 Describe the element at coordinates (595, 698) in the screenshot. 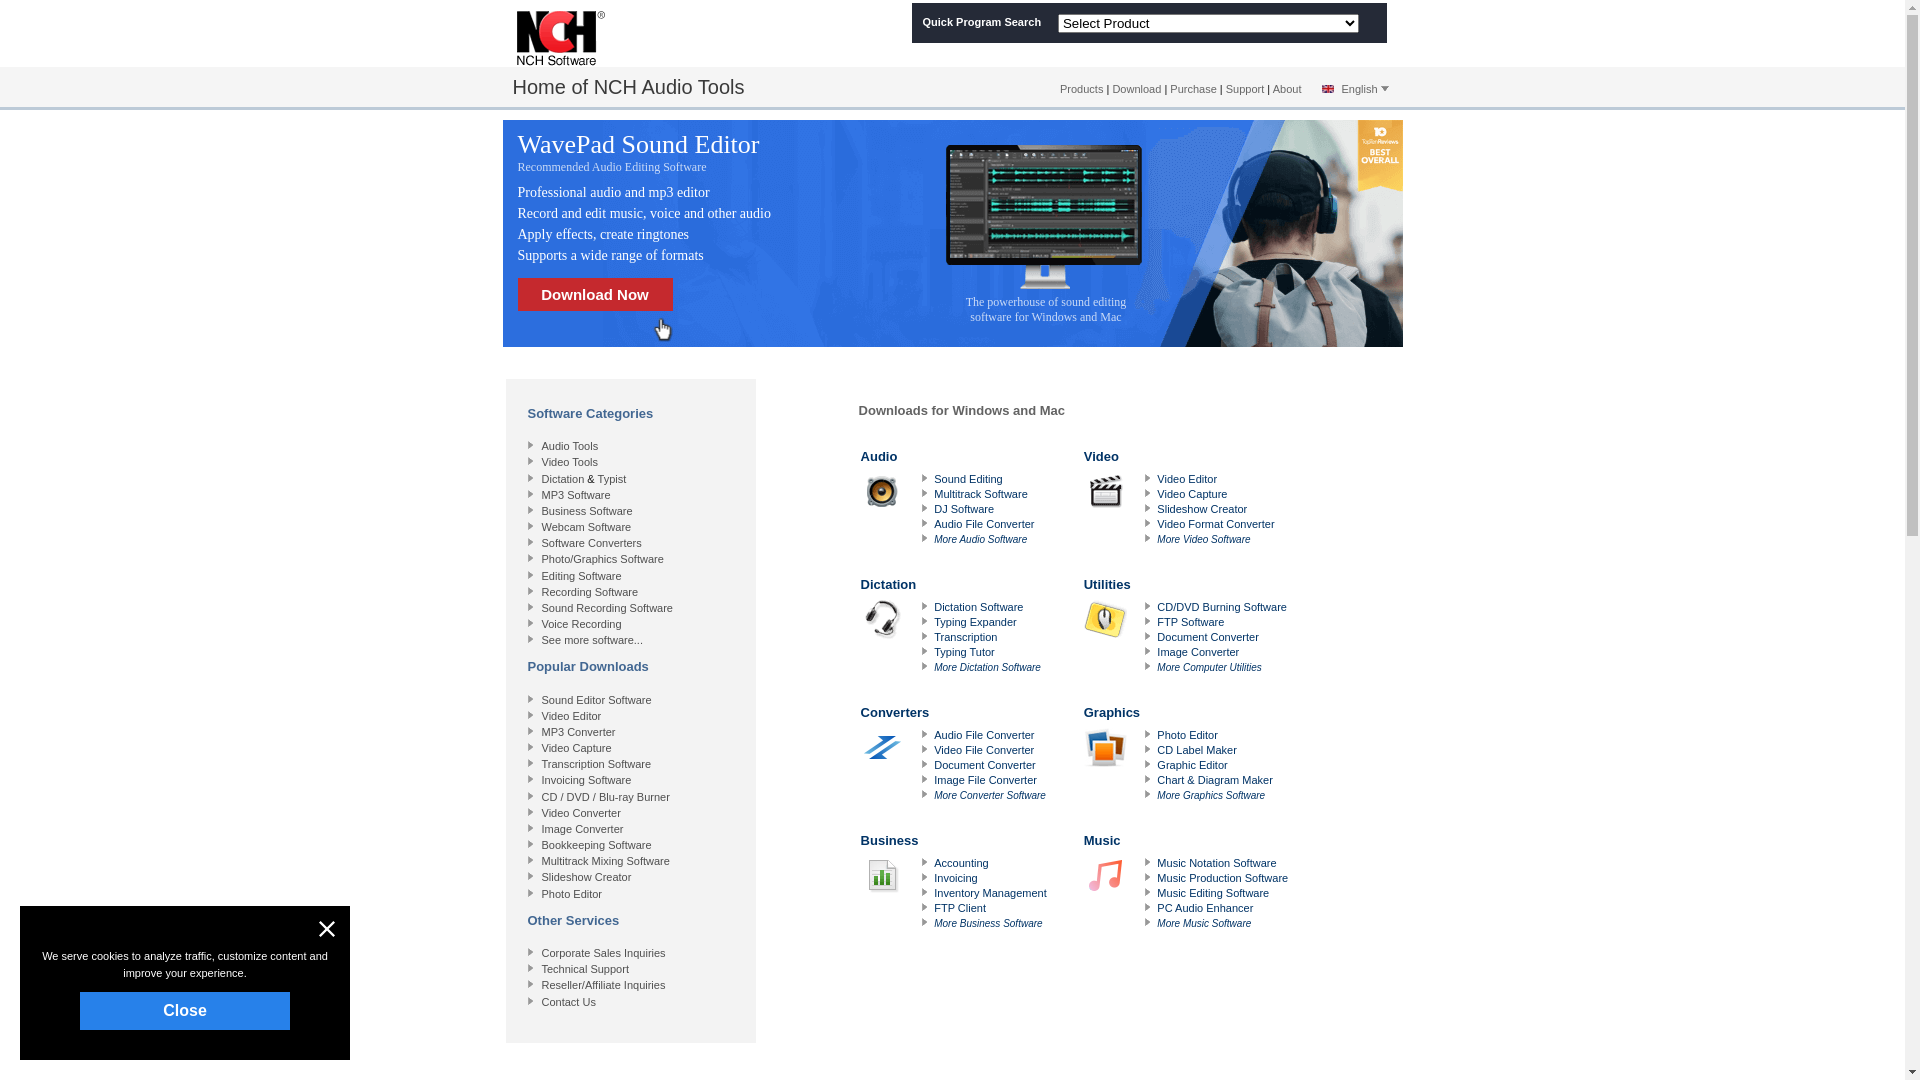

I see `'Sound Editor Software'` at that location.